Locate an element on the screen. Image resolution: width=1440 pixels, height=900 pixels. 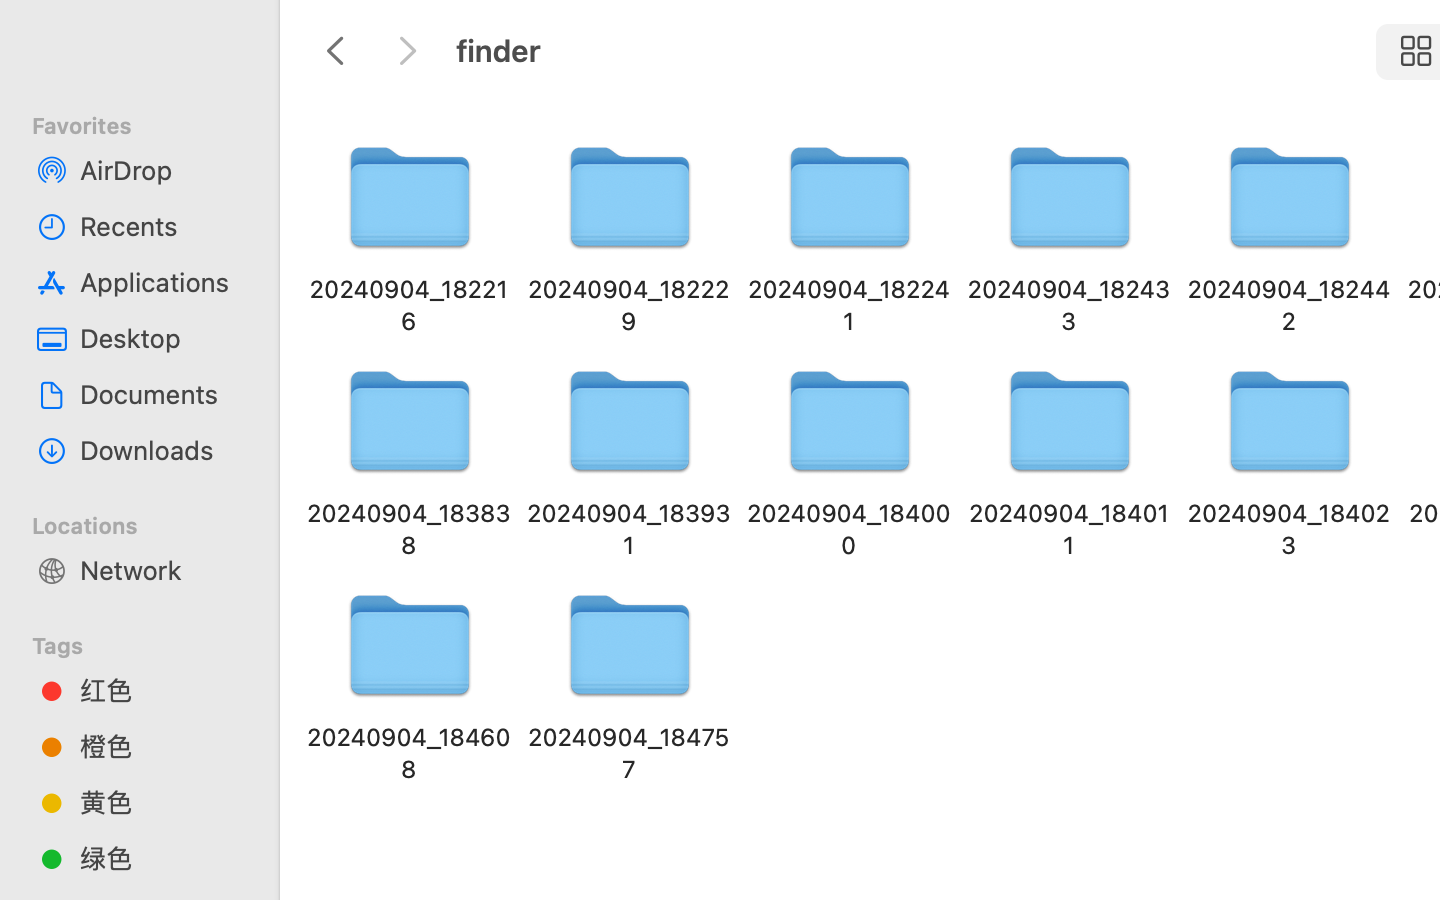
'Desktop' is located at coordinates (159, 338).